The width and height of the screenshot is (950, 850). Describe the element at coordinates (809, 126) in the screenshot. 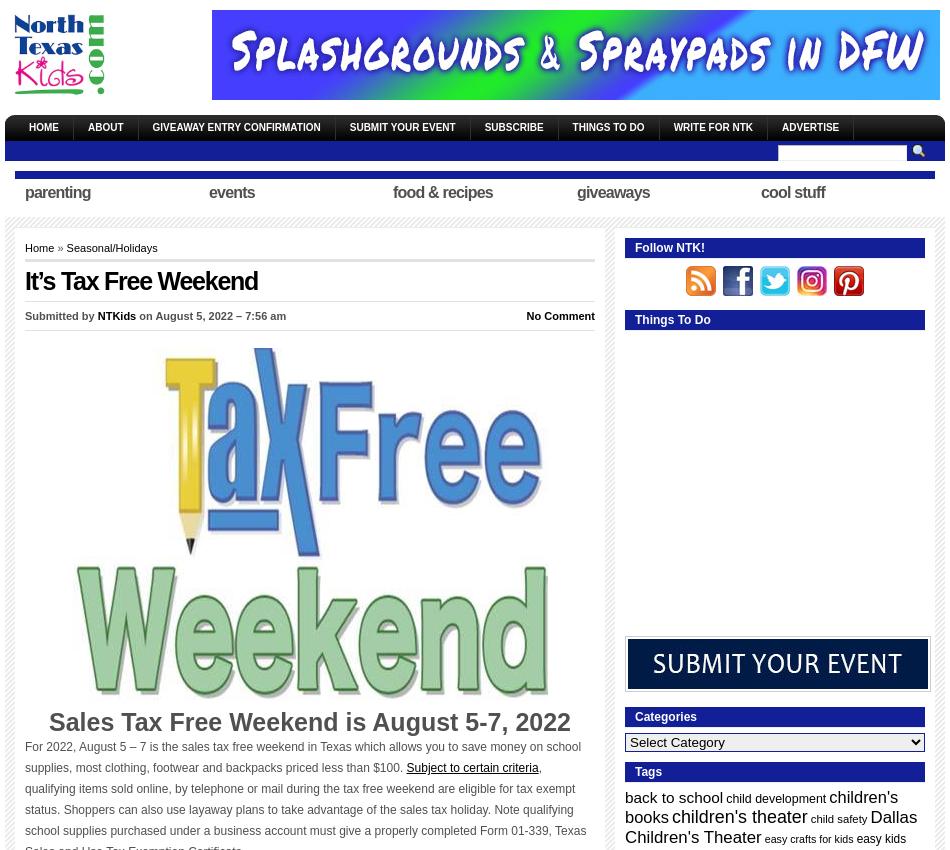

I see `'Advertise'` at that location.